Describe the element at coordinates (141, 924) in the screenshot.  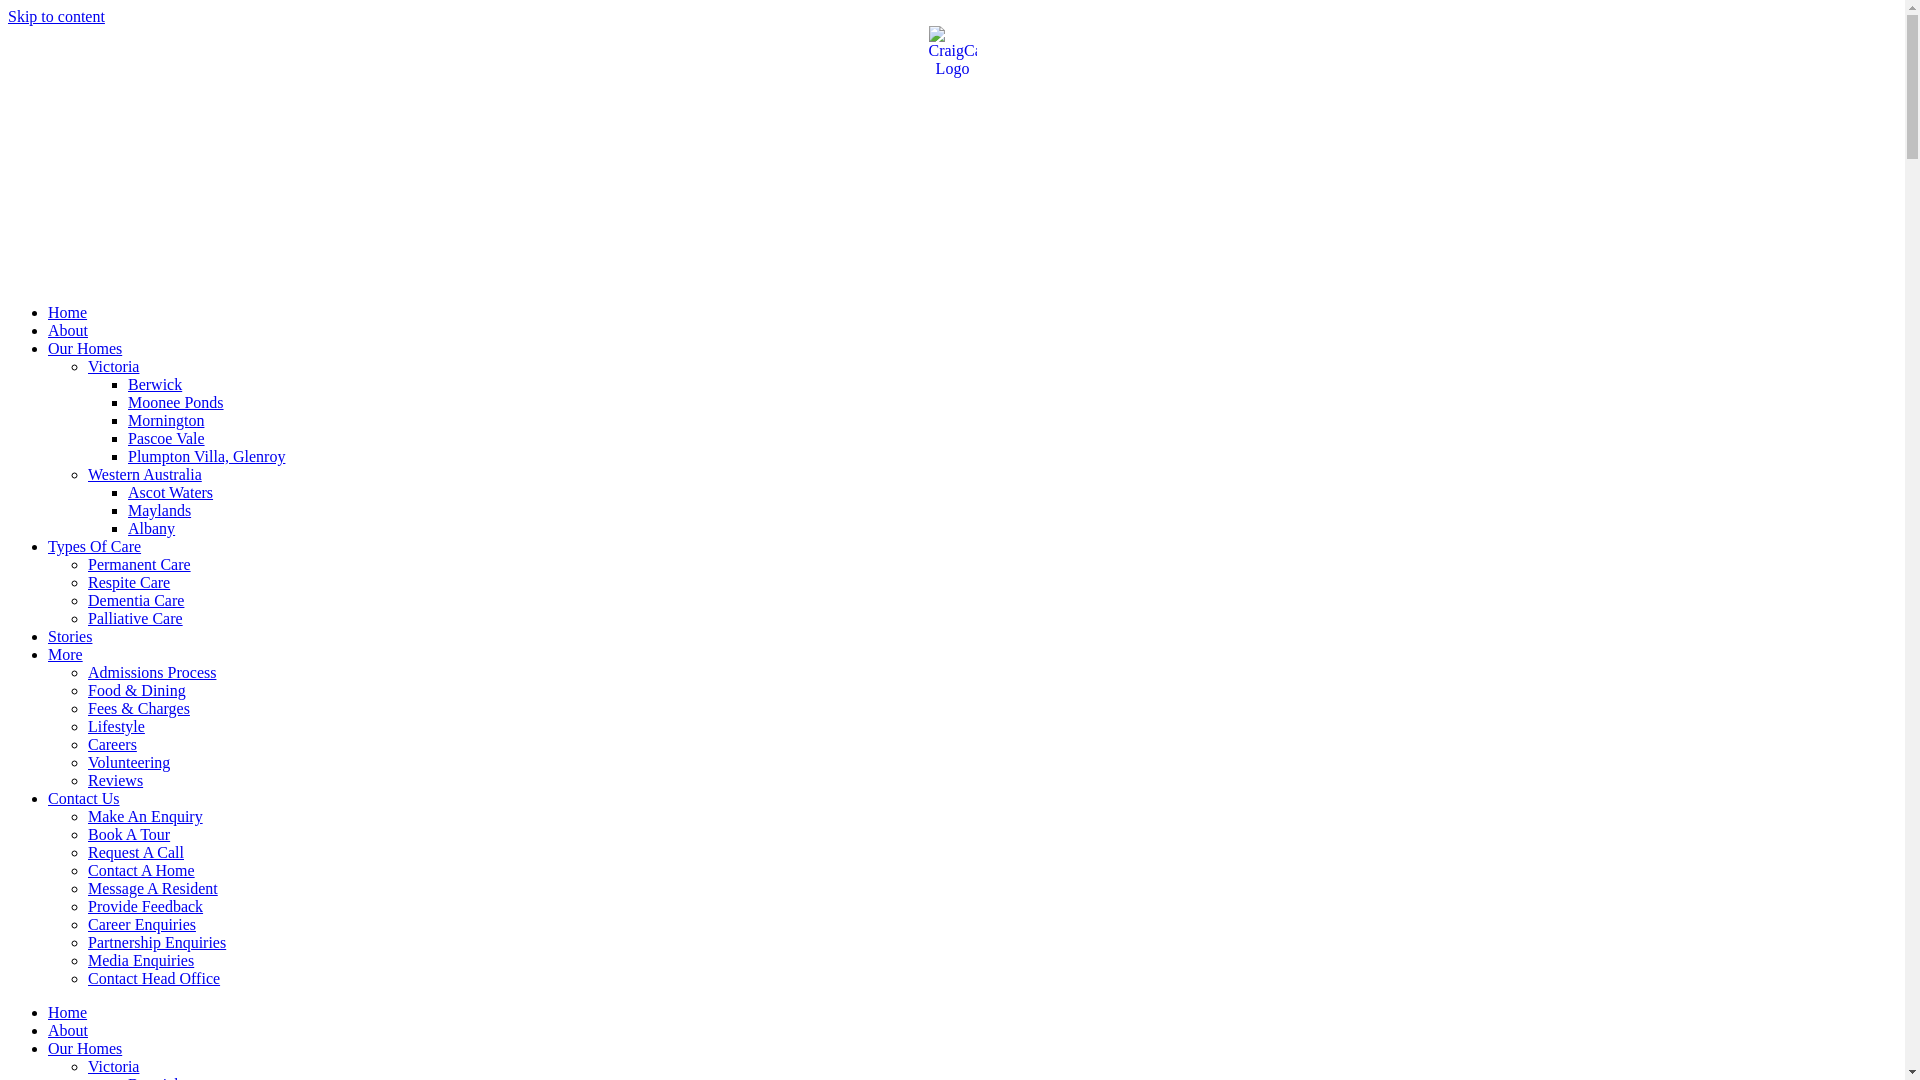
I see `'Career Enquiries'` at that location.